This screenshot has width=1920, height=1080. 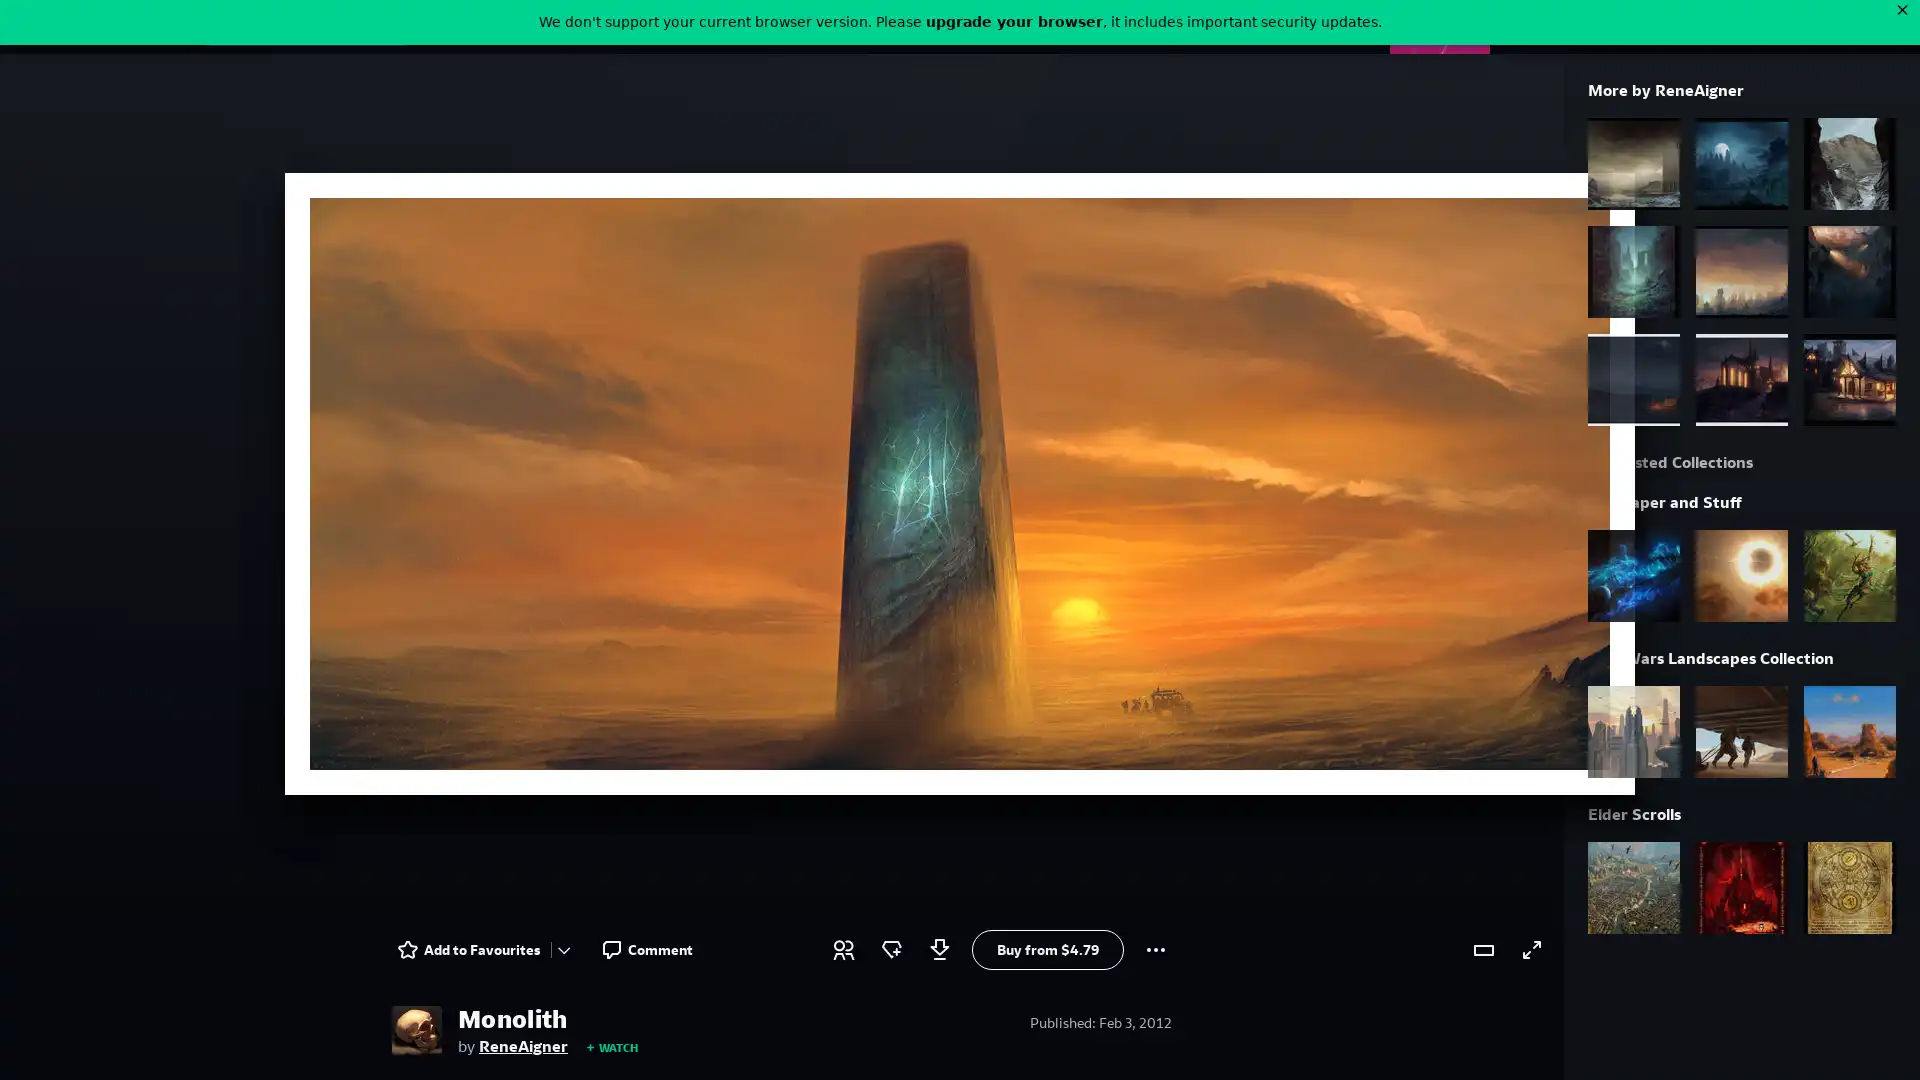 I want to click on Search, so click(x=384, y=27).